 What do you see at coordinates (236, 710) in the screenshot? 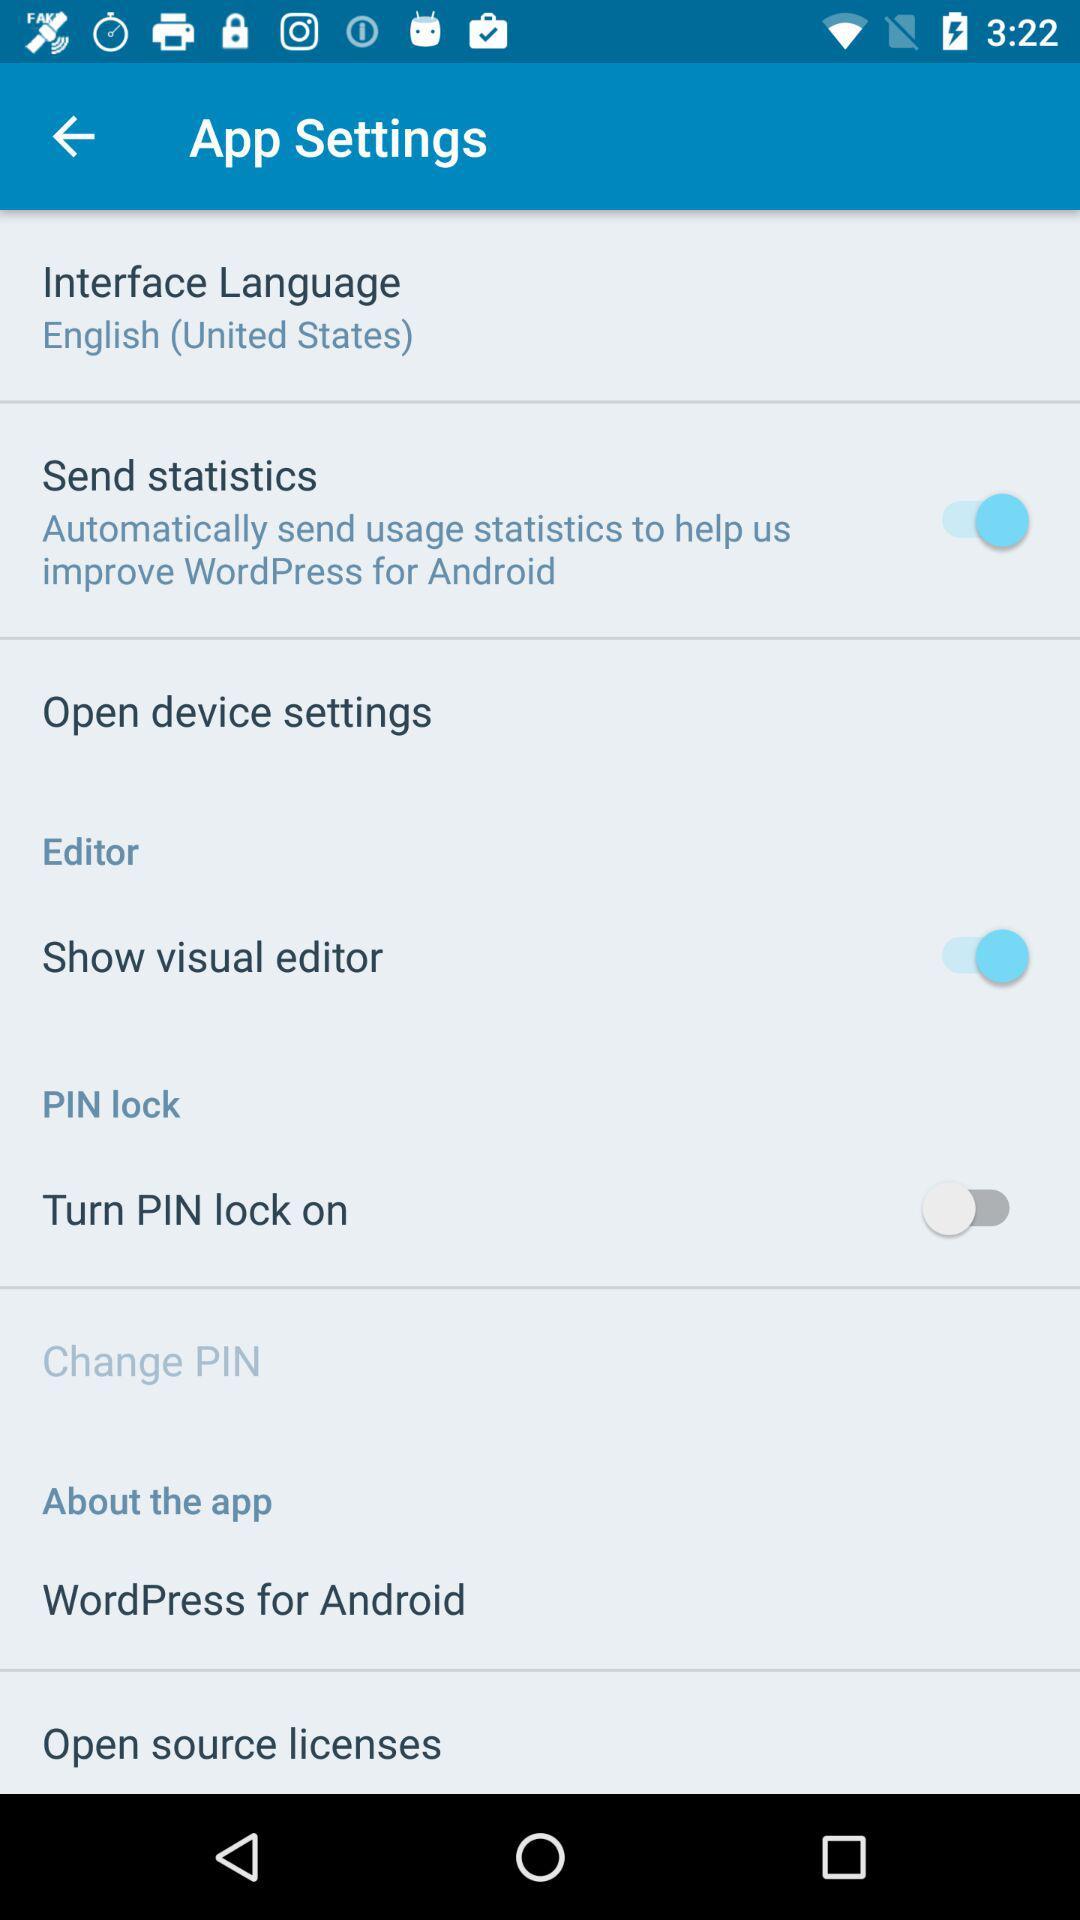
I see `item above the editor icon` at bounding box center [236, 710].